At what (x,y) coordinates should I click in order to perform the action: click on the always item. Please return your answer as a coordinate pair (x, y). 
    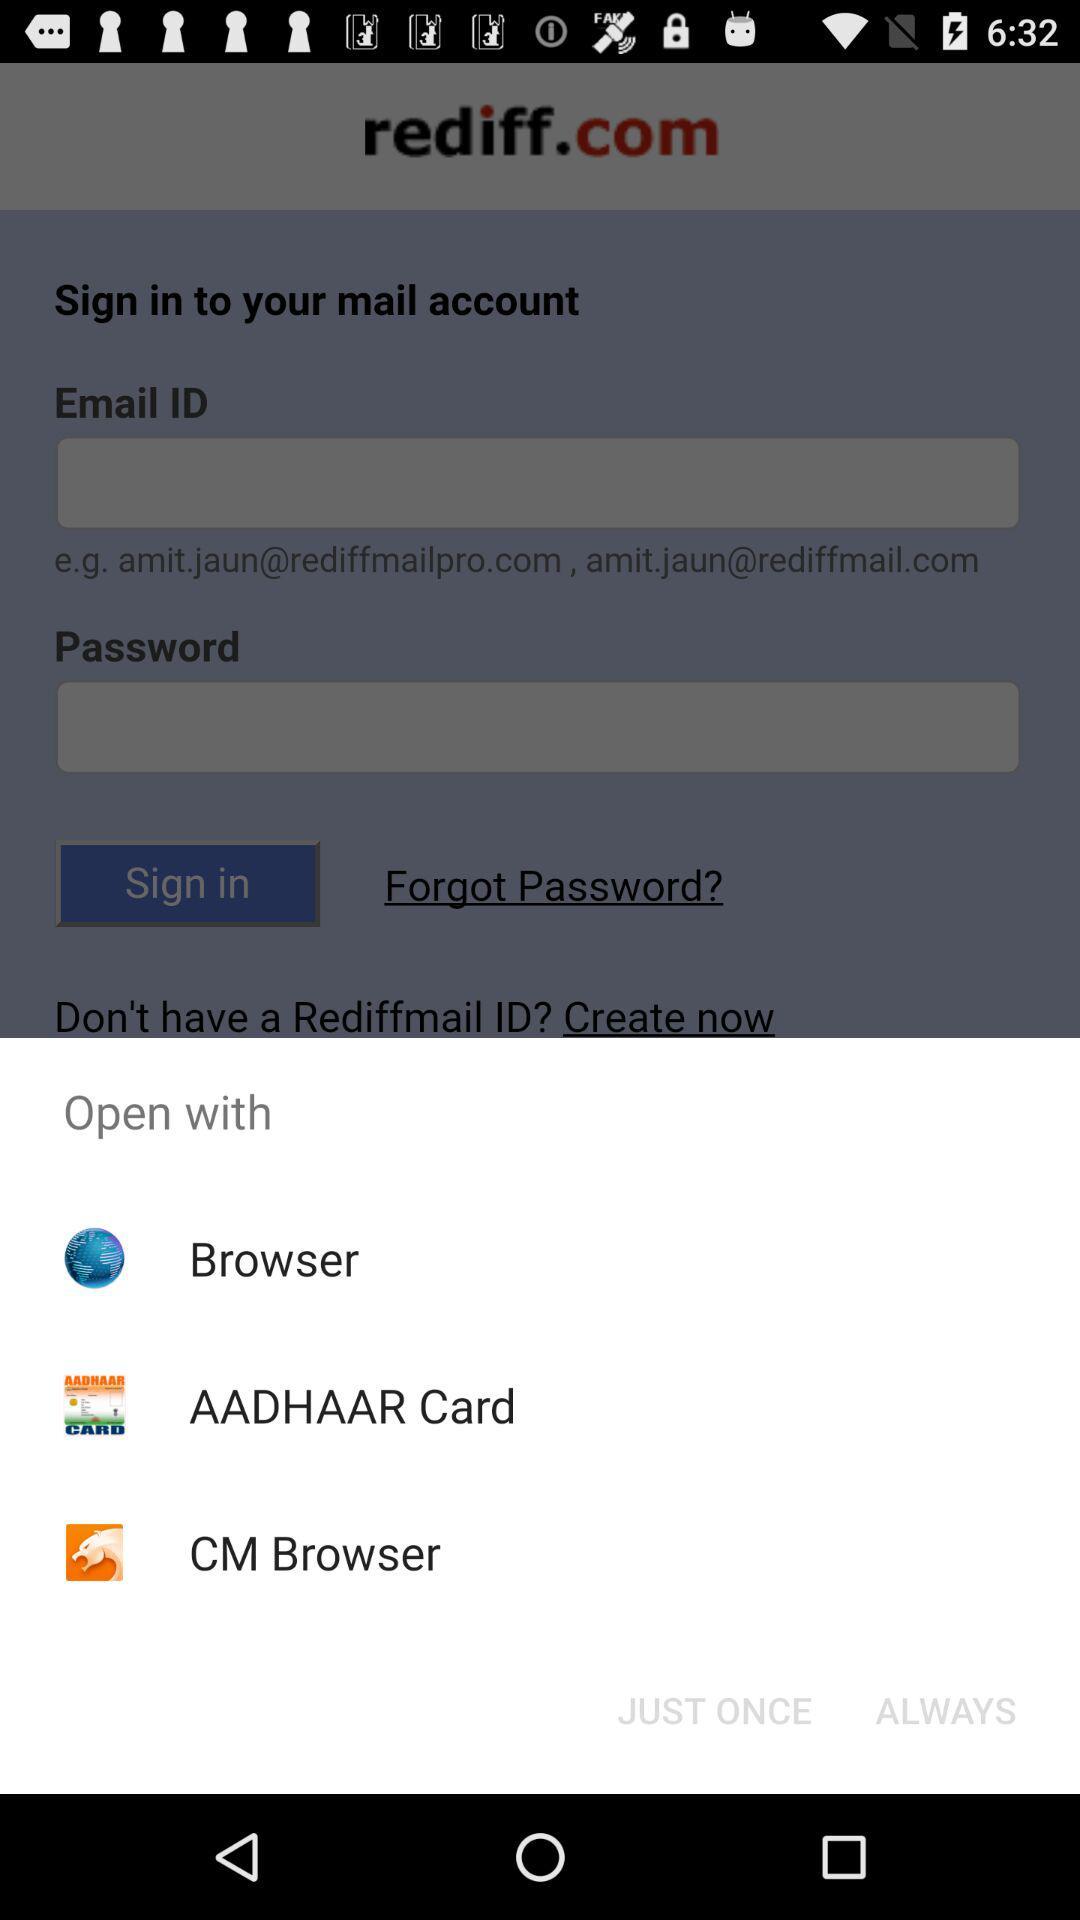
    Looking at the image, I should click on (945, 1708).